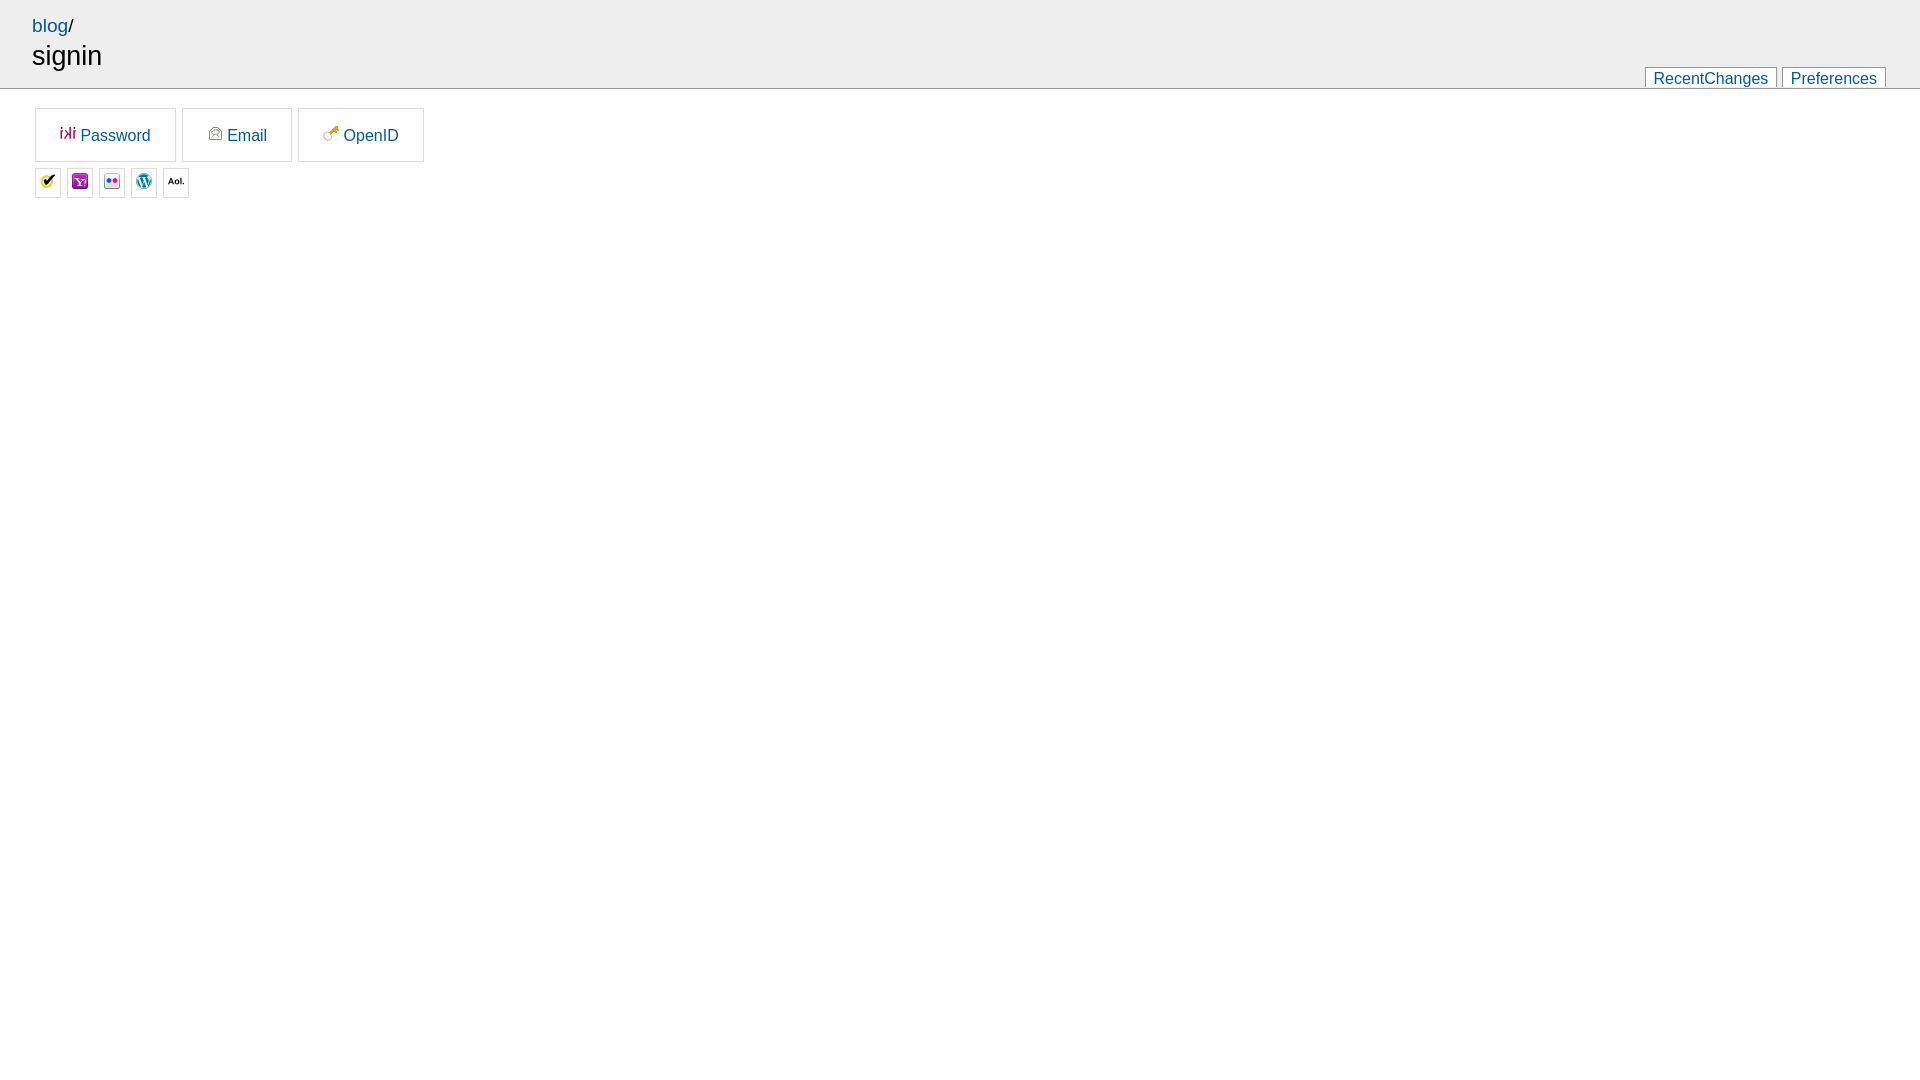 This screenshot has width=1920, height=1080. Describe the element at coordinates (67, 182) in the screenshot. I see `'Yahoo'` at that location.